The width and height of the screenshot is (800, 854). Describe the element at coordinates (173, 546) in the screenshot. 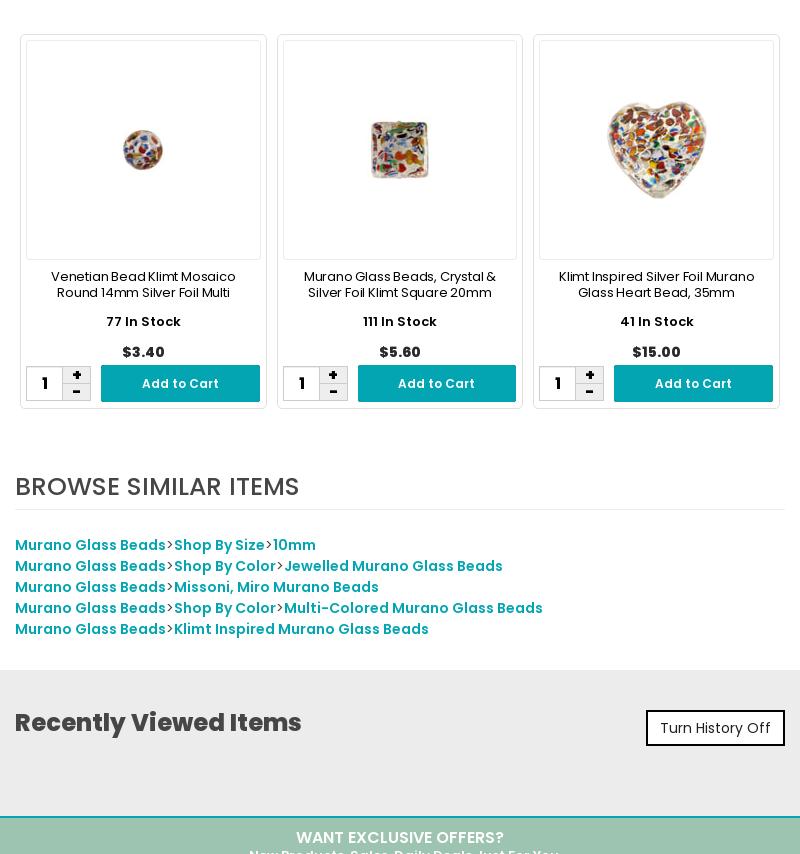

I see `'Shop By Size'` at that location.